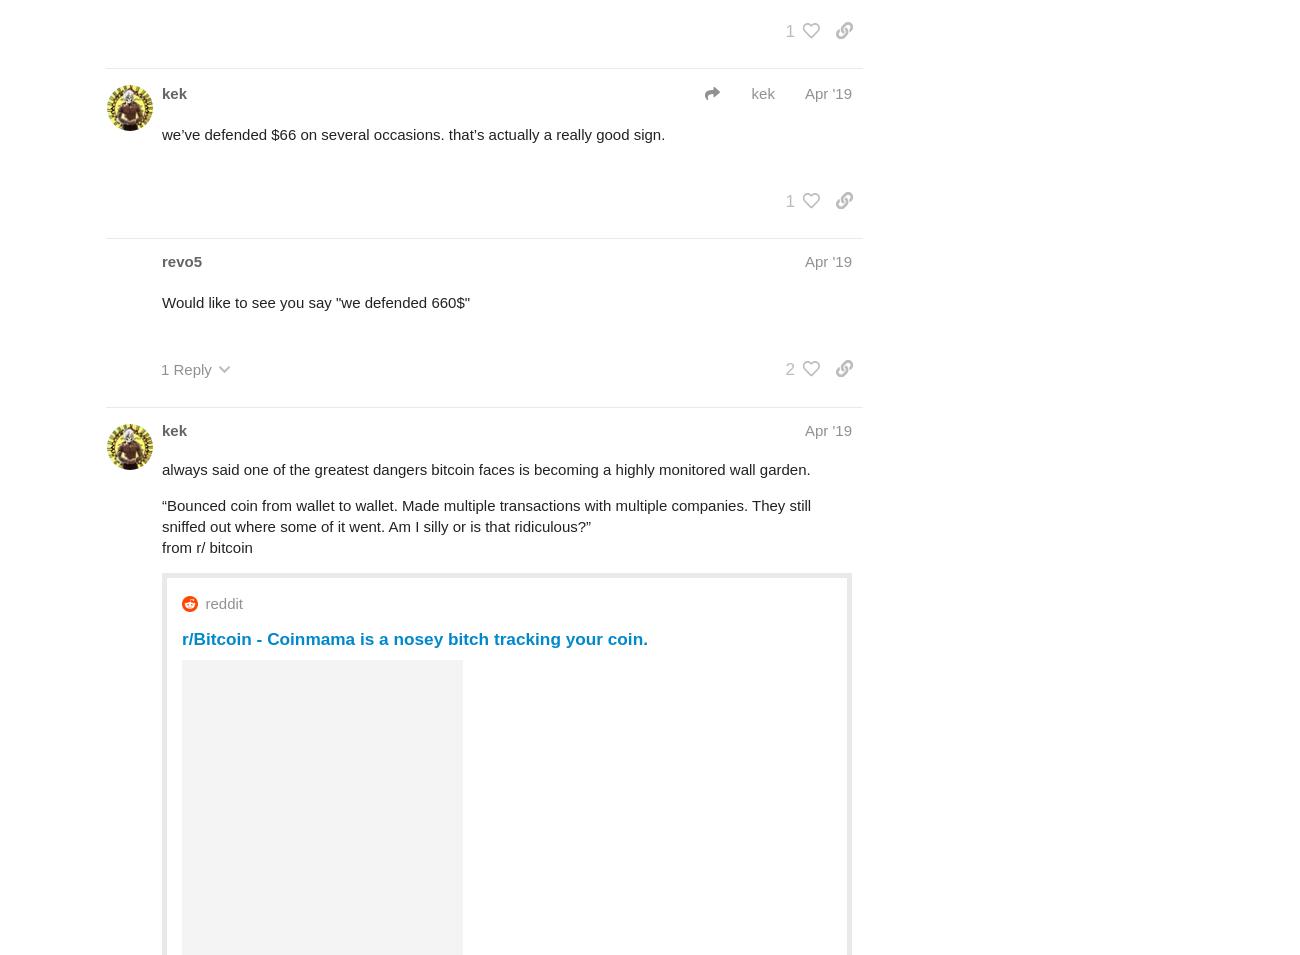 The width and height of the screenshot is (1300, 955). What do you see at coordinates (789, 368) in the screenshot?
I see `'2'` at bounding box center [789, 368].